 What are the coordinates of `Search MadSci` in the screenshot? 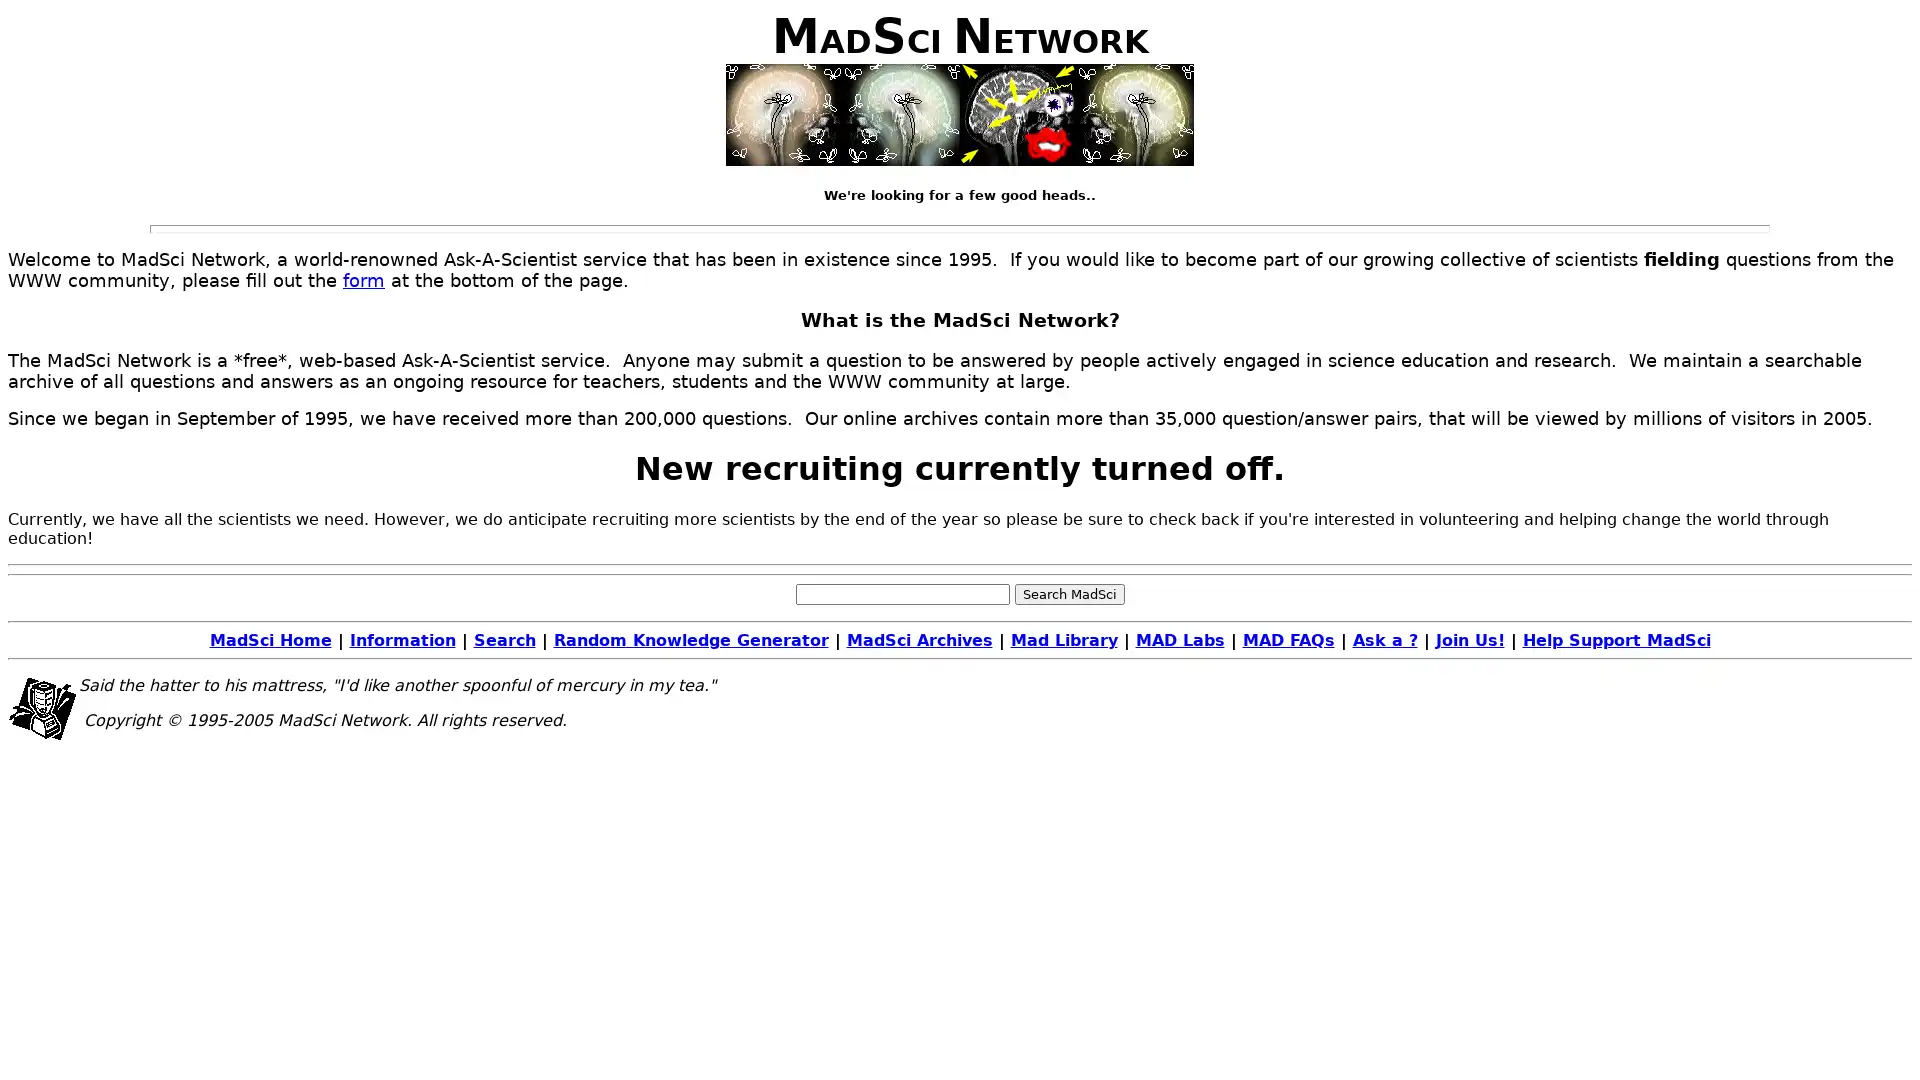 It's located at (1068, 592).